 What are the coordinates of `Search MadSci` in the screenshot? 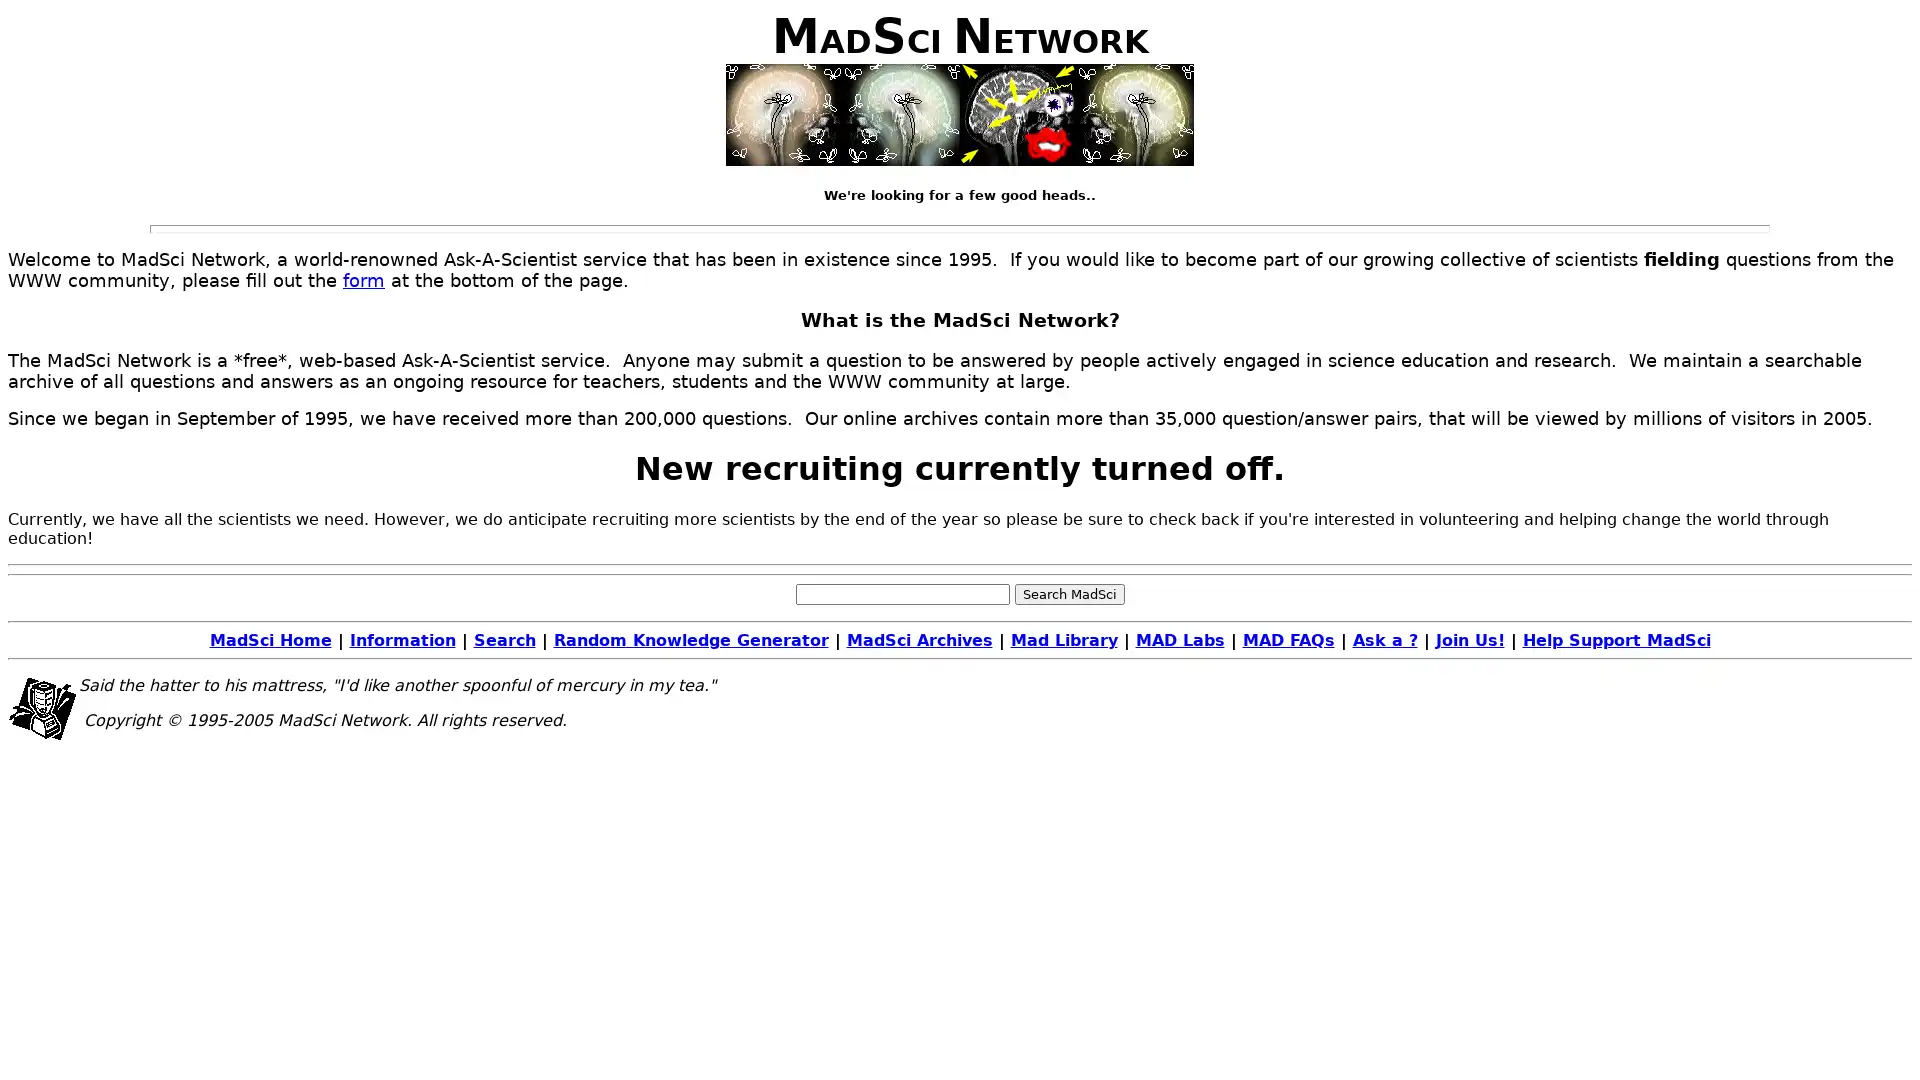 It's located at (1068, 592).